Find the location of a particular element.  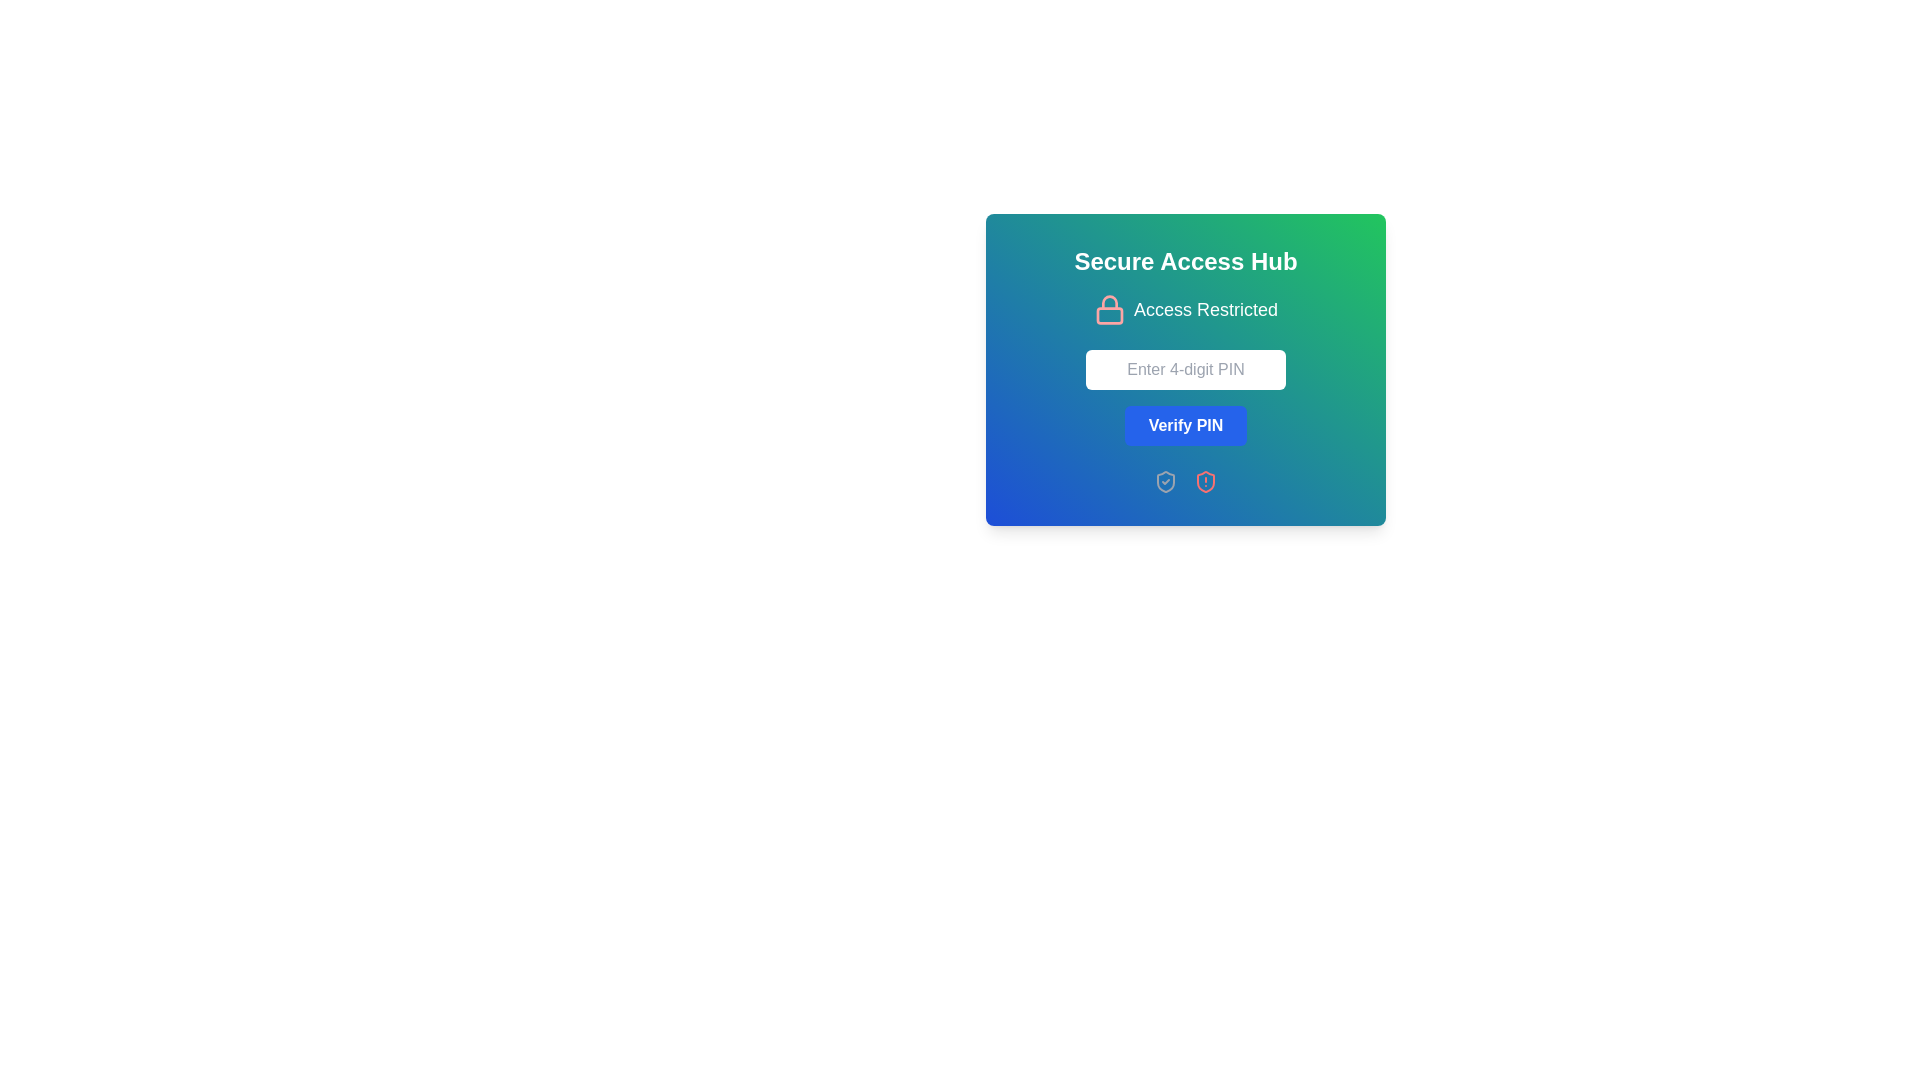

the Password Input Field located in the center of the 'Secure Access Hub' modal is located at coordinates (1185, 370).